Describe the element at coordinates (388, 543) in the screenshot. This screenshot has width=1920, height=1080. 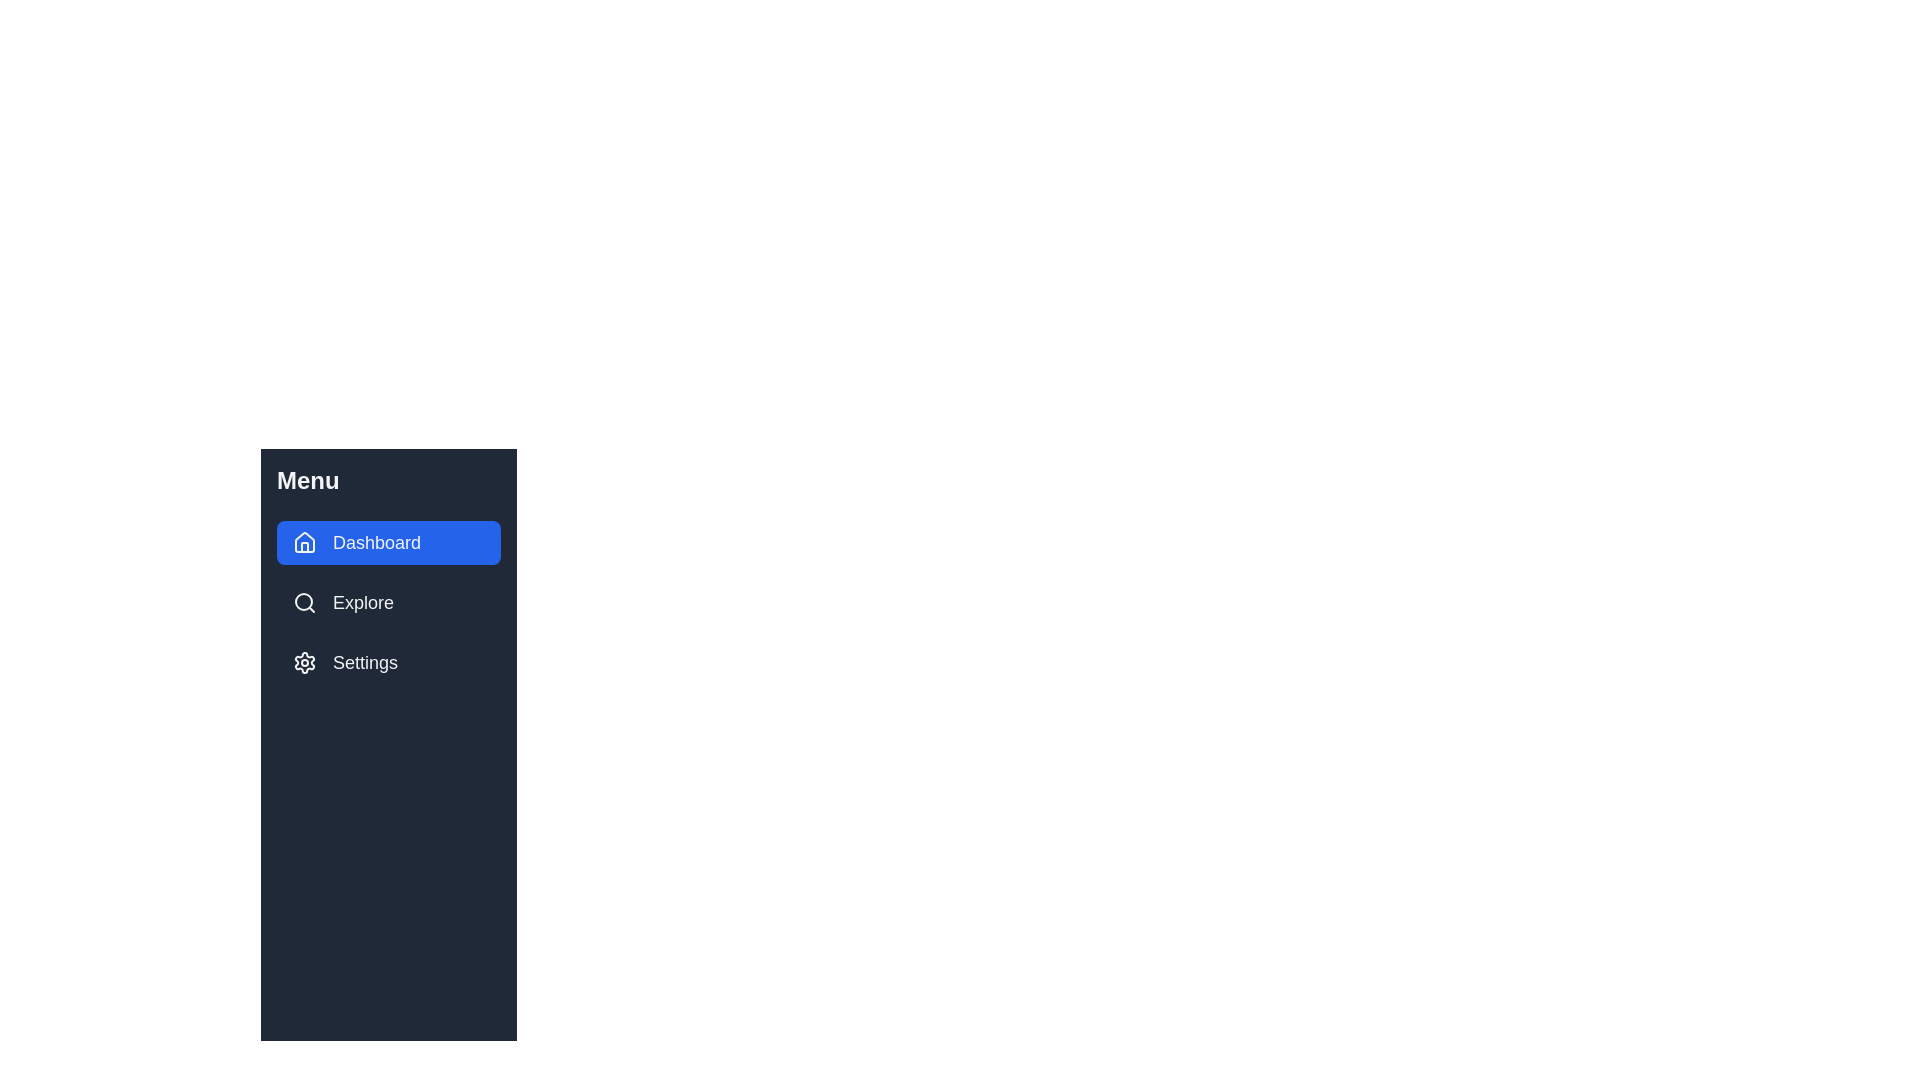
I see `the Navigation Button in the left sidebar under the 'Menu' header` at that location.